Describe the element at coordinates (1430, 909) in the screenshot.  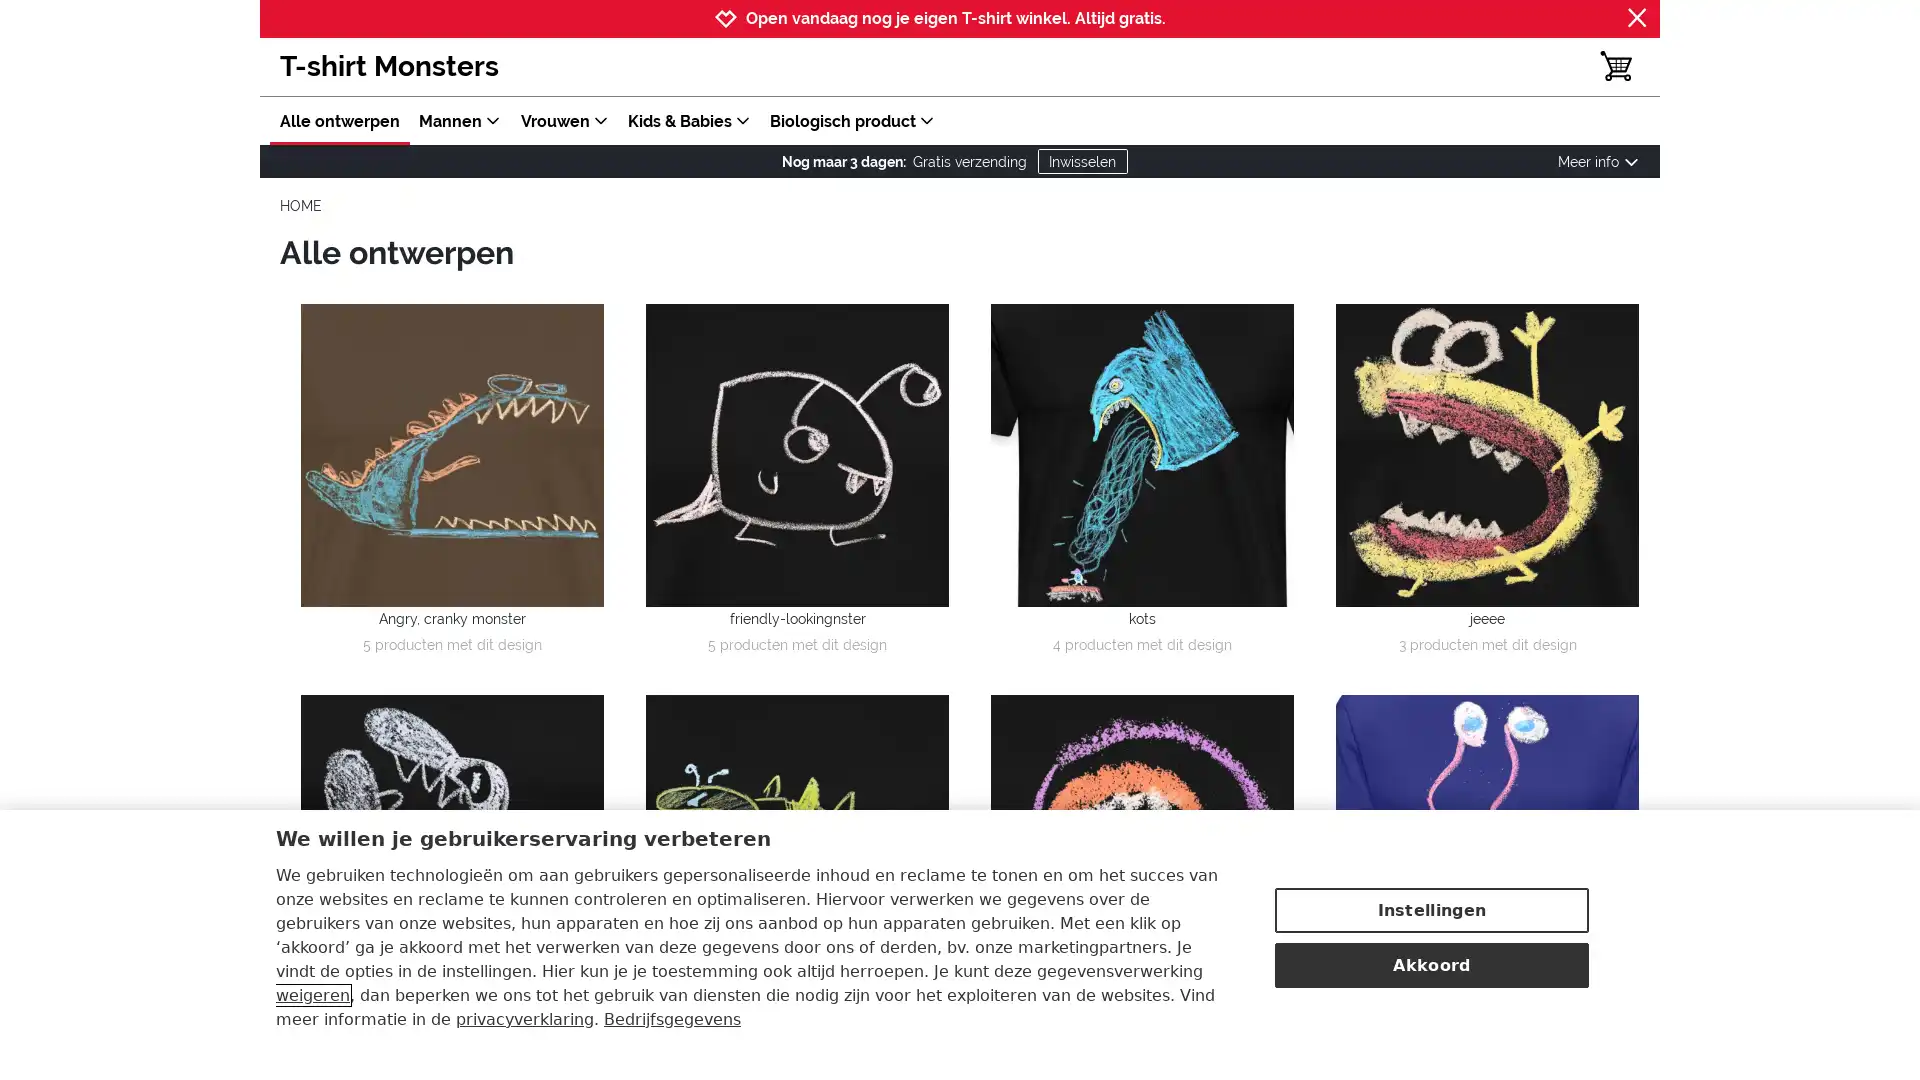
I see `Instellingen` at that location.